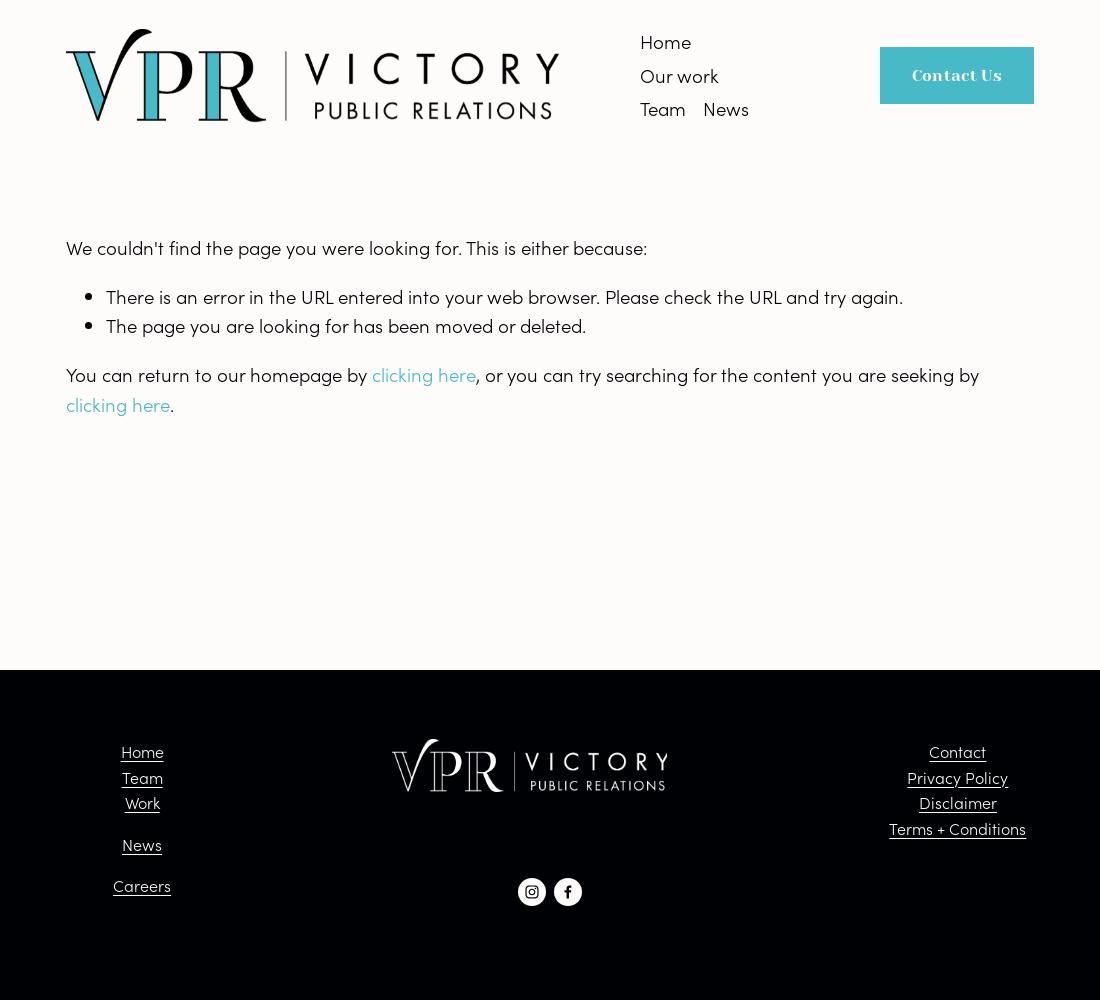 The height and width of the screenshot is (1000, 1100). What do you see at coordinates (957, 826) in the screenshot?
I see `'Terms + Conditions'` at bounding box center [957, 826].